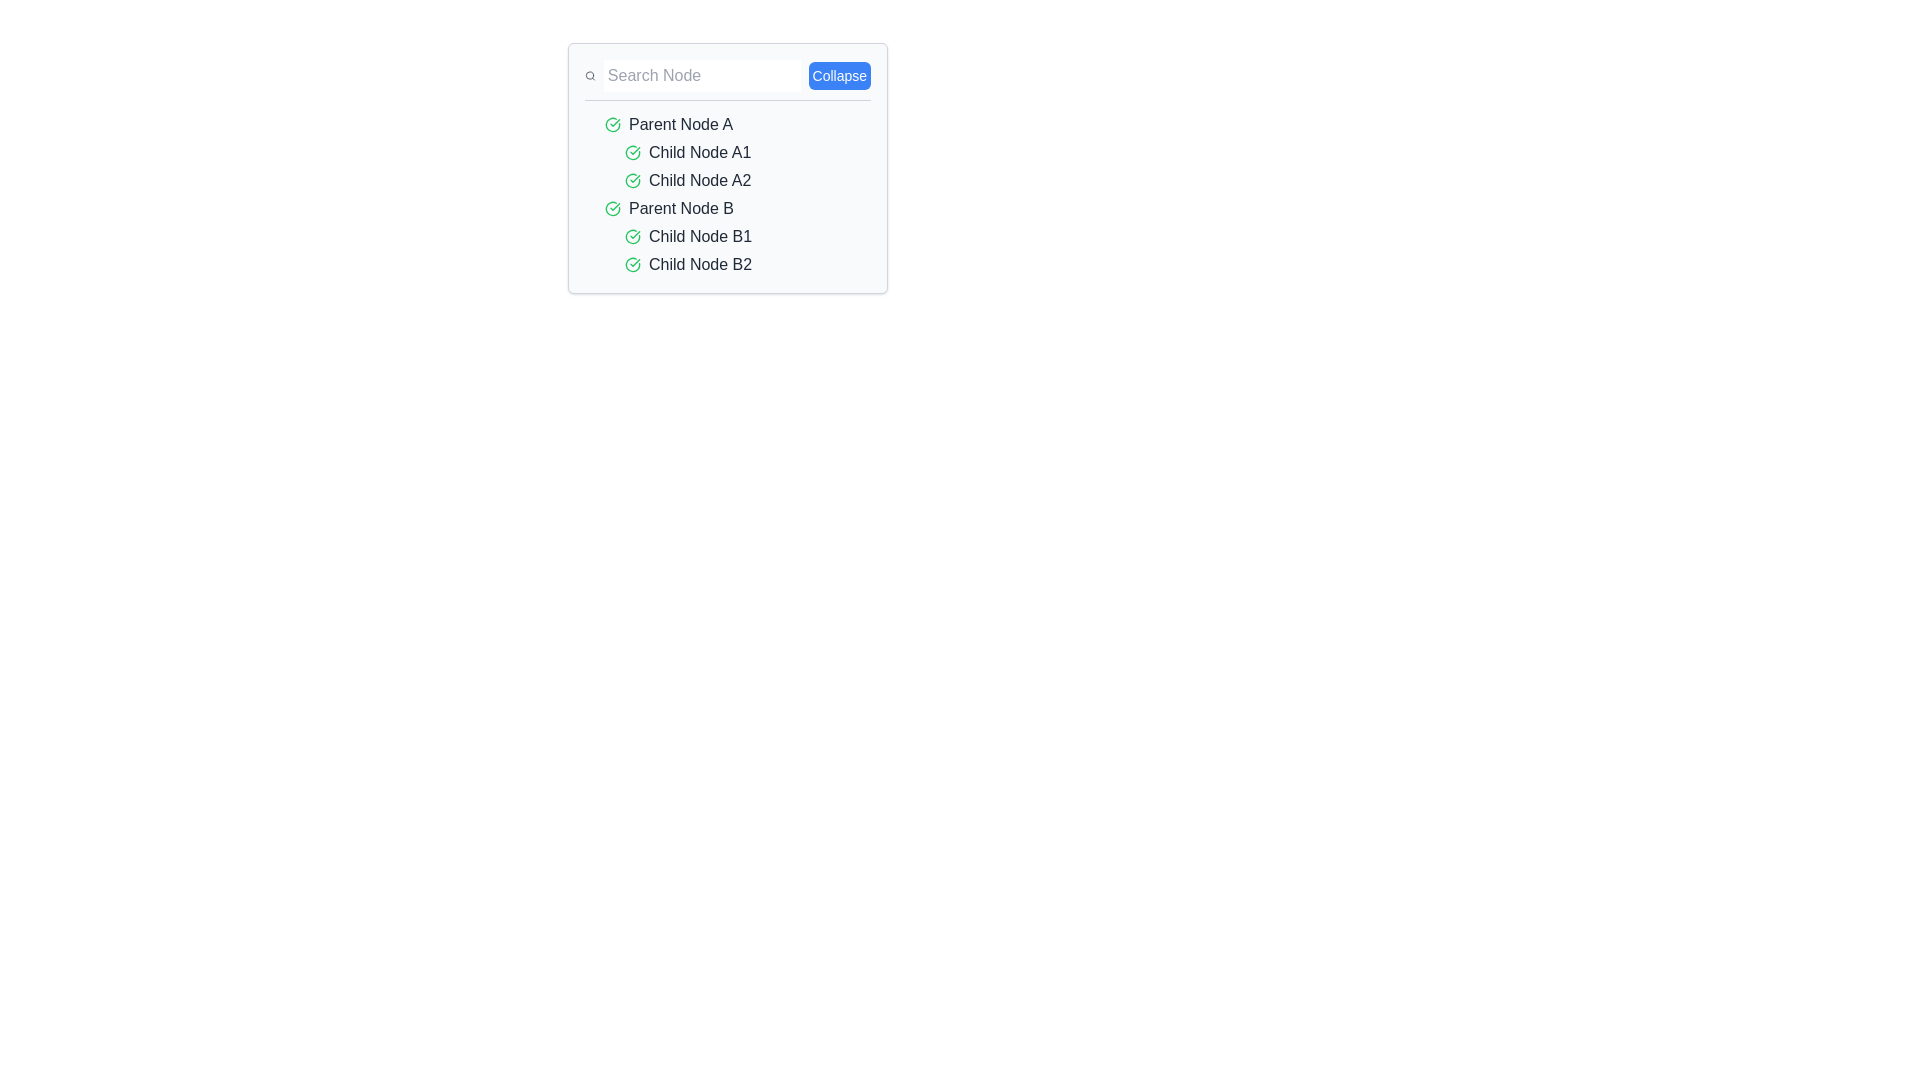  What do you see at coordinates (839, 75) in the screenshot?
I see `the collapse button located at the top-right corner of the layout` at bounding box center [839, 75].